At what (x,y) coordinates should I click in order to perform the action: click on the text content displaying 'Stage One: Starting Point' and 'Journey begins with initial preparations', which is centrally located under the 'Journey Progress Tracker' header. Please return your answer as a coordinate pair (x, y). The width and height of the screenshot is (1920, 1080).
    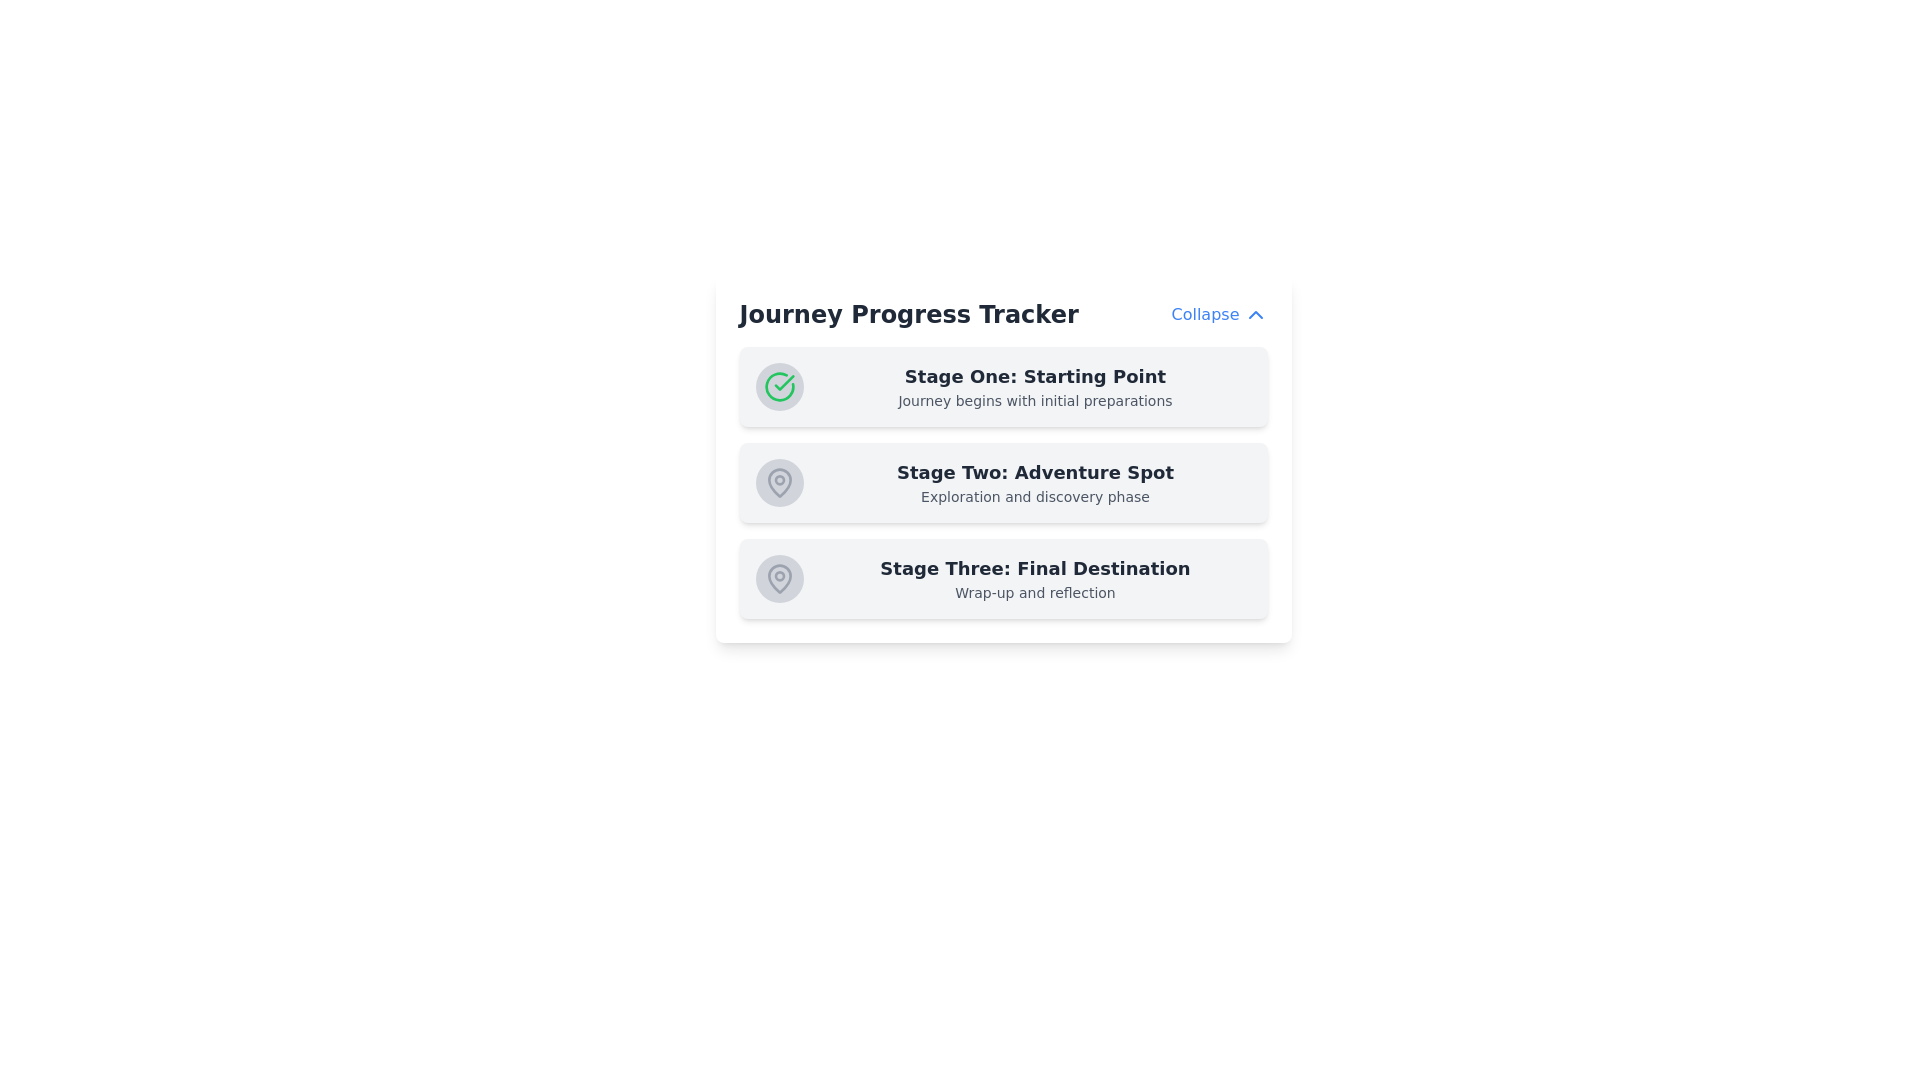
    Looking at the image, I should click on (1035, 386).